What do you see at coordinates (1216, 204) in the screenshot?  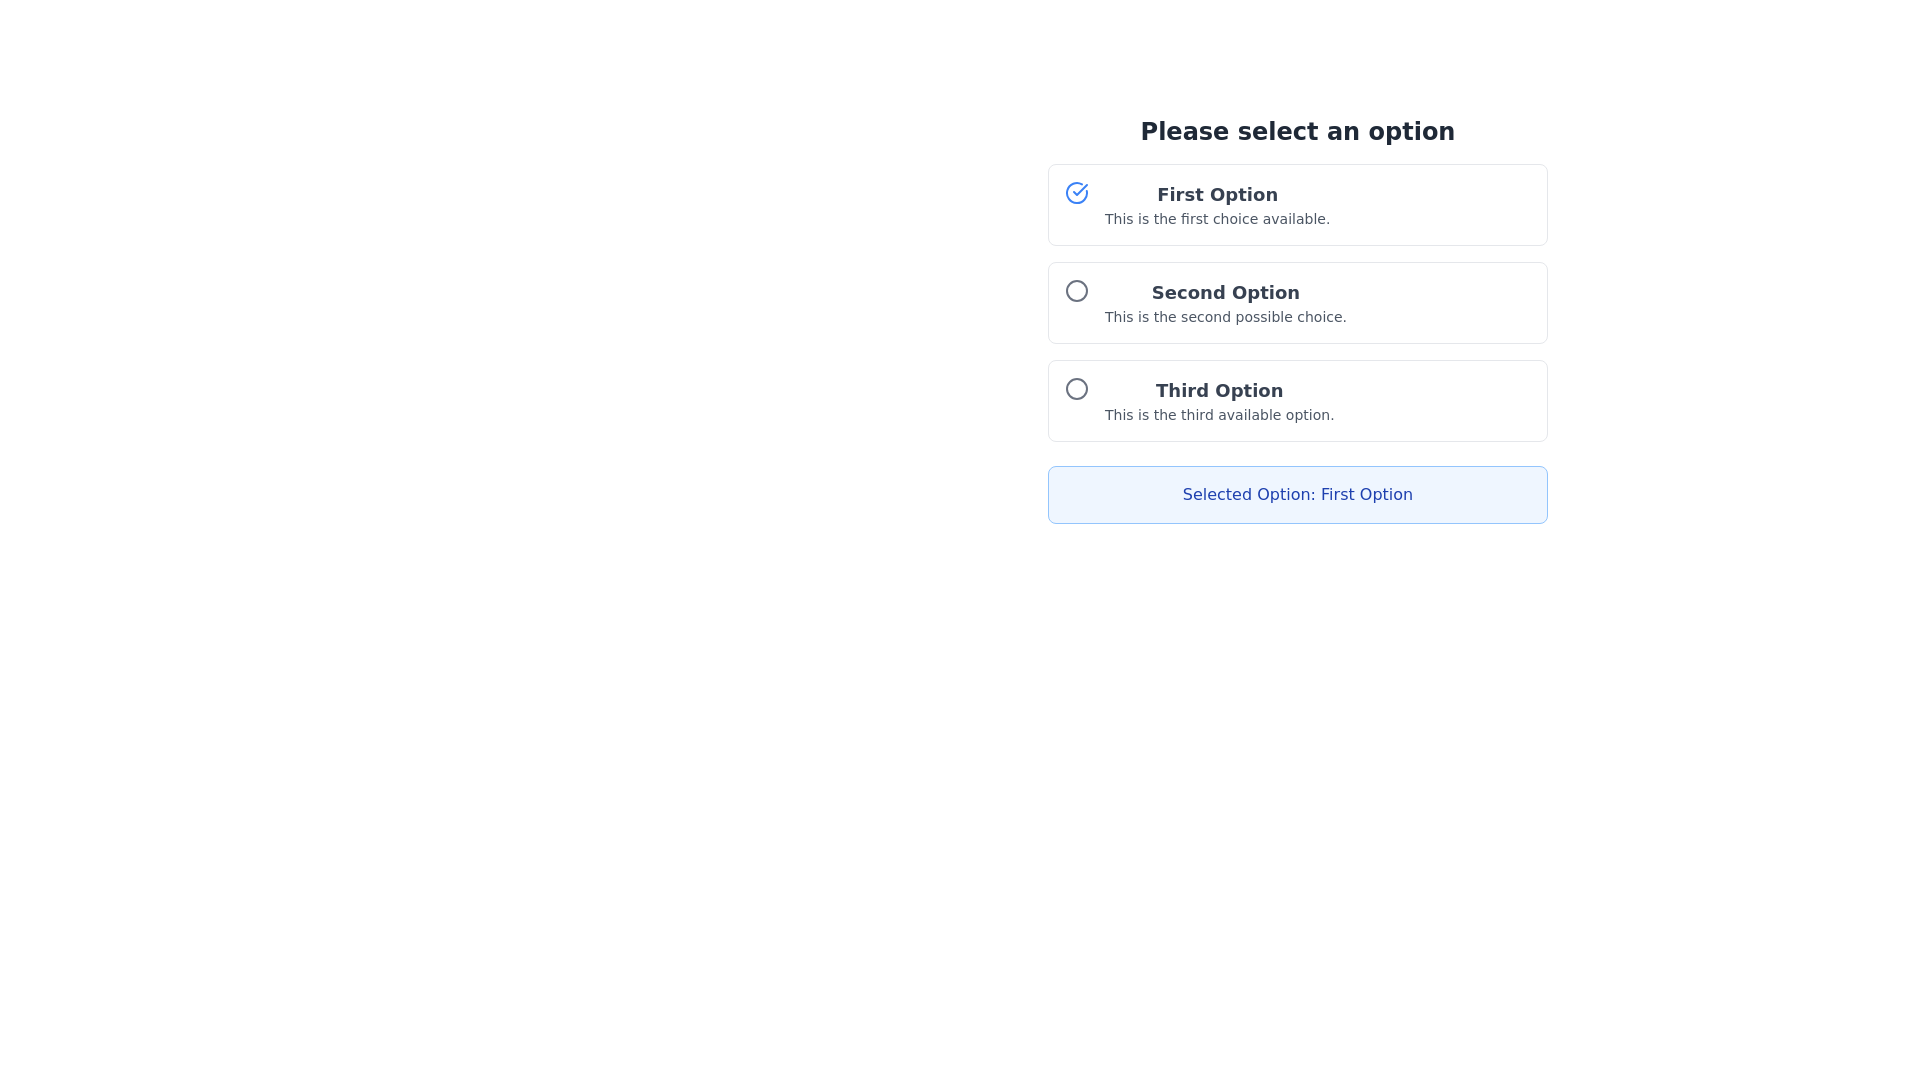 I see `the topmost selectable option labeled 'First Option' in the vertical list of choices` at bounding box center [1216, 204].